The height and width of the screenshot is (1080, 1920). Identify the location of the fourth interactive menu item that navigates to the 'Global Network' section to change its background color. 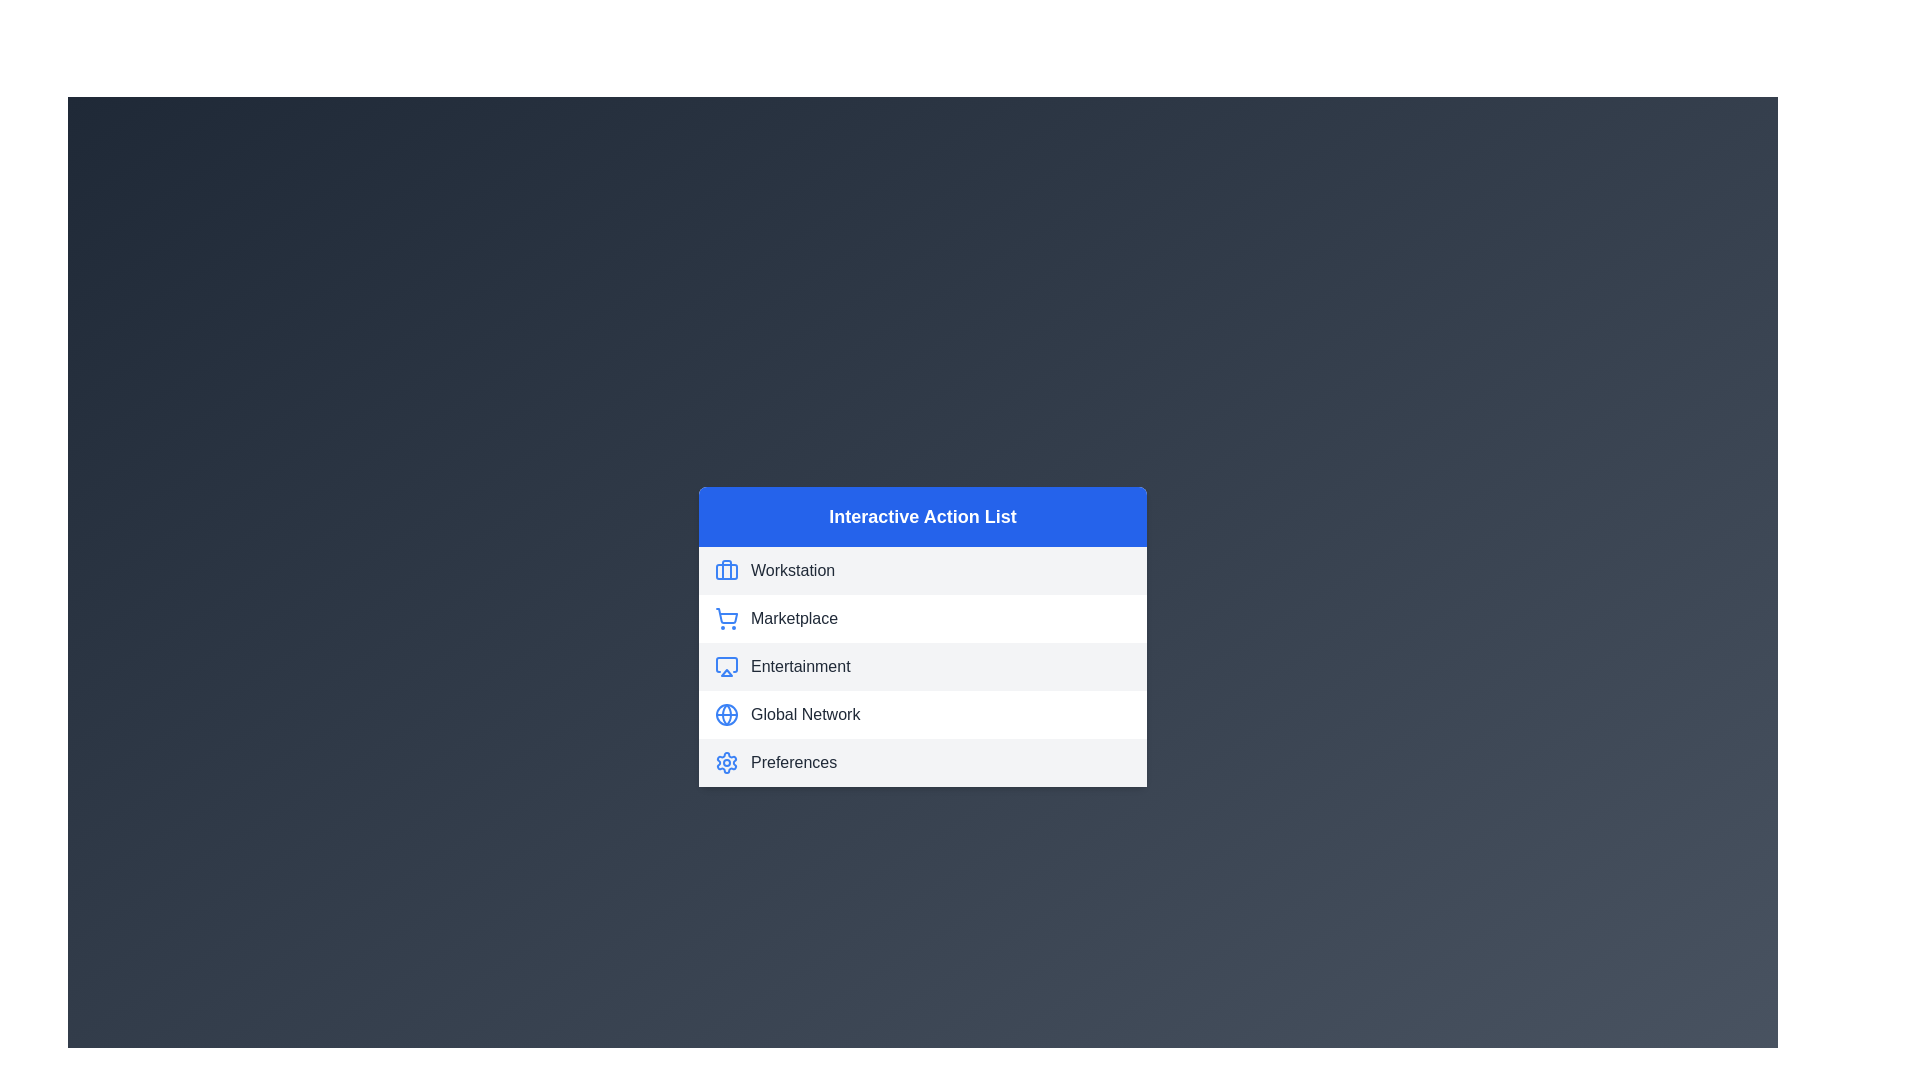
(921, 713).